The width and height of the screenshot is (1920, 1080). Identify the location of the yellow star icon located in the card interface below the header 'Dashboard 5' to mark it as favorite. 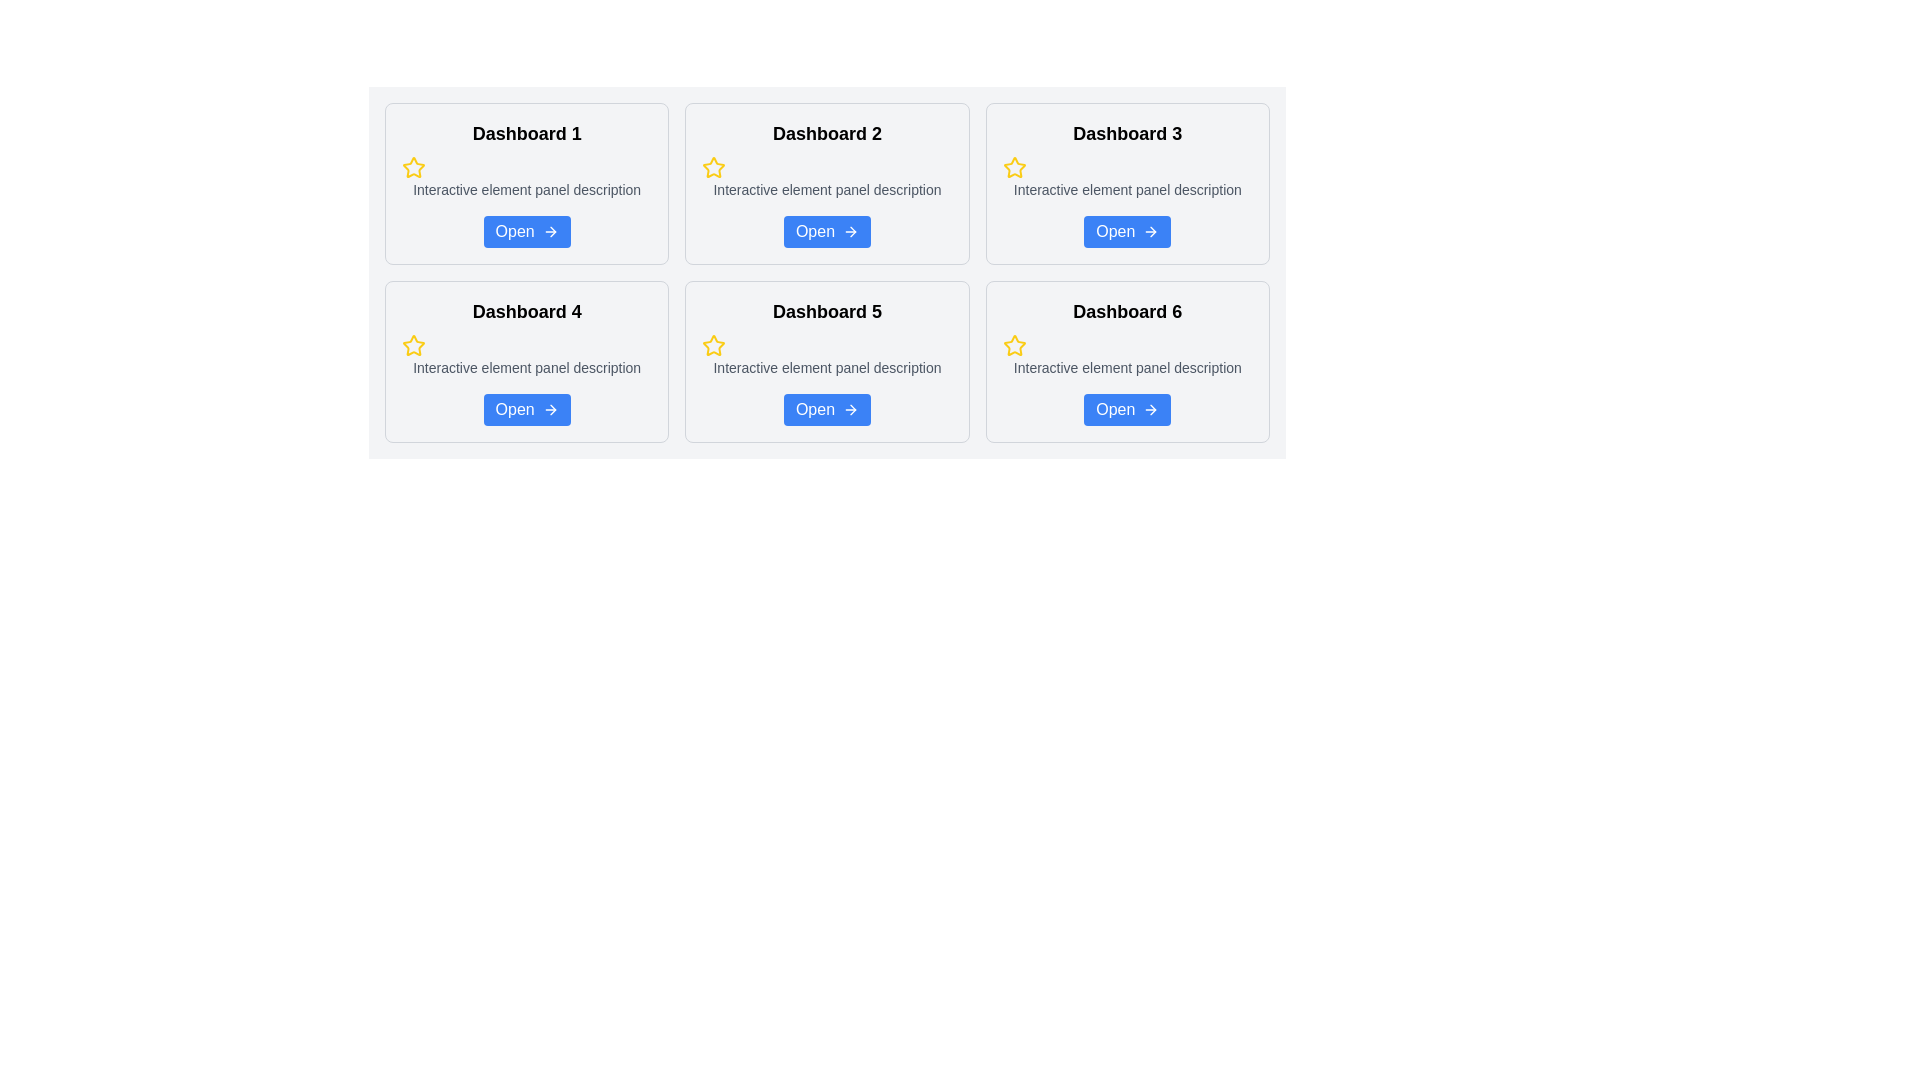
(714, 345).